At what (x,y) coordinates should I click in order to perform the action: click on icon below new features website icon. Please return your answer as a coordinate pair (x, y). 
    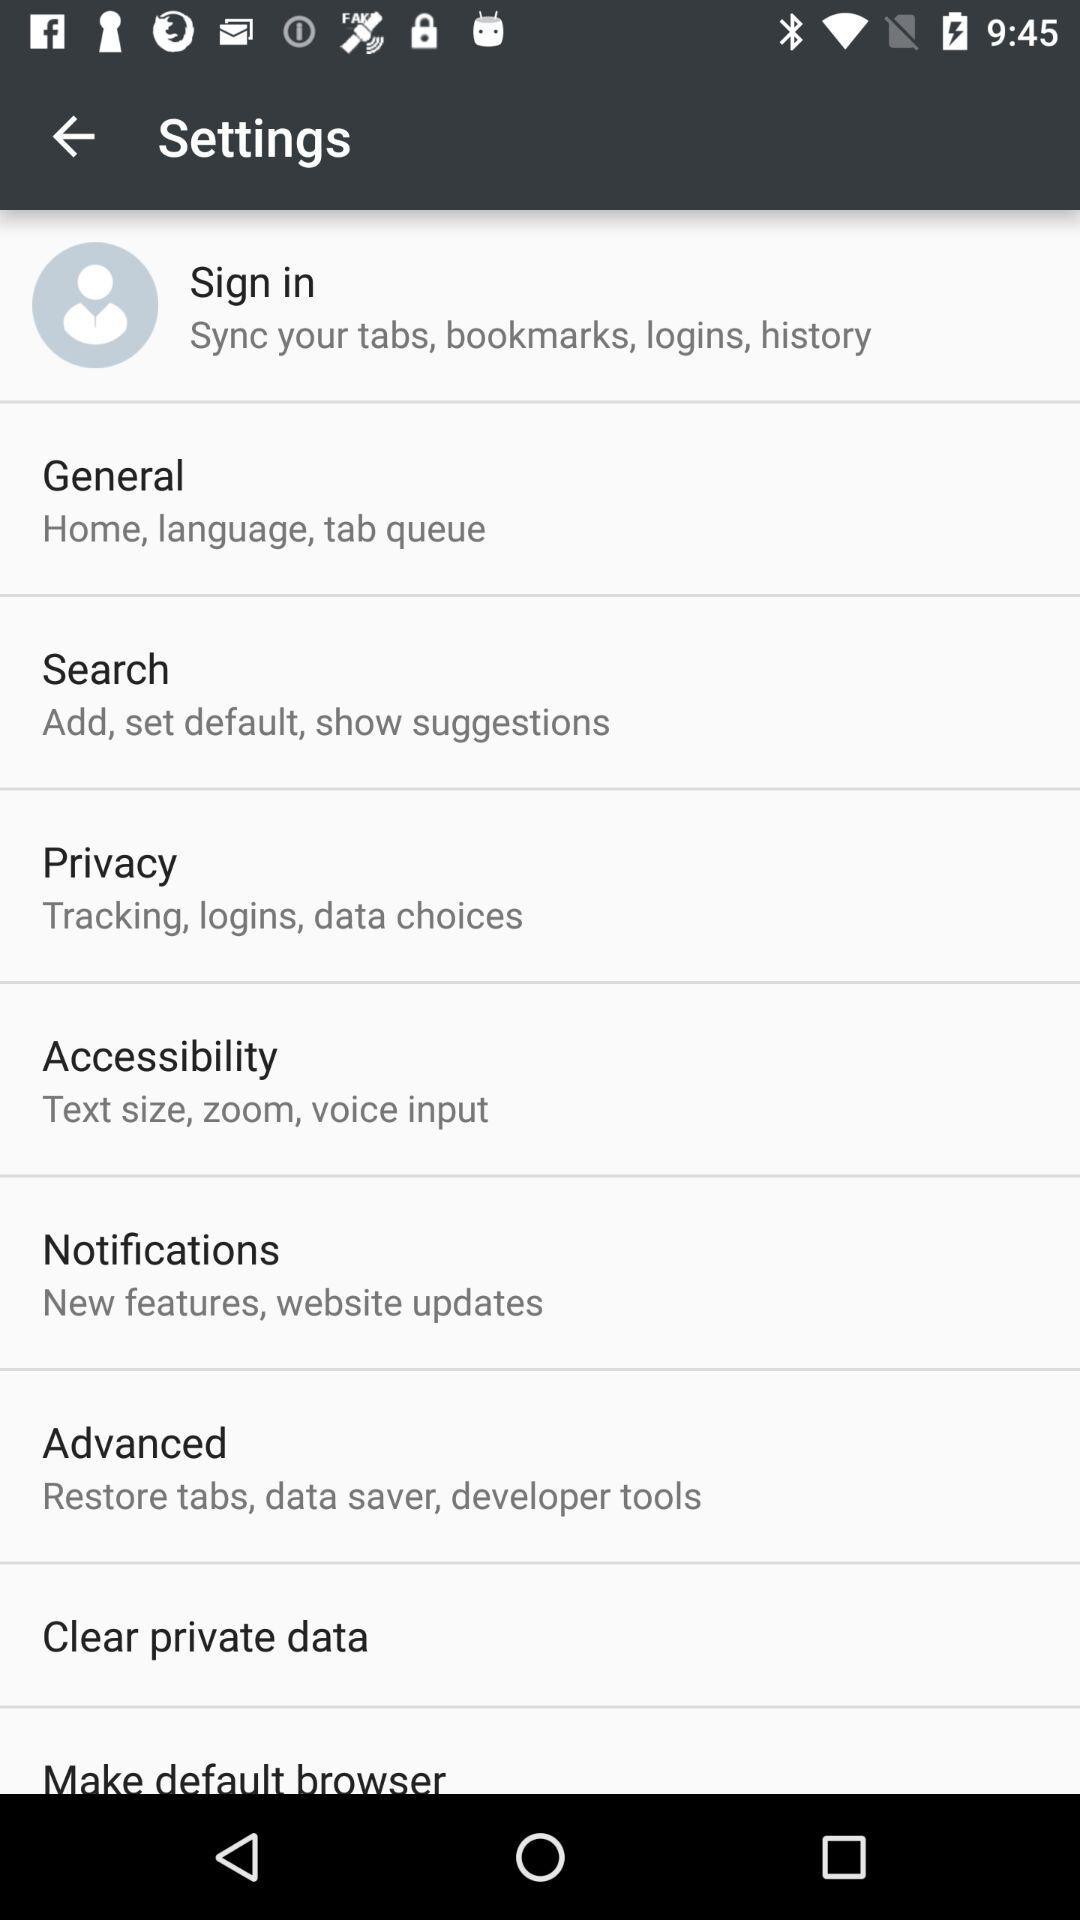
    Looking at the image, I should click on (135, 1441).